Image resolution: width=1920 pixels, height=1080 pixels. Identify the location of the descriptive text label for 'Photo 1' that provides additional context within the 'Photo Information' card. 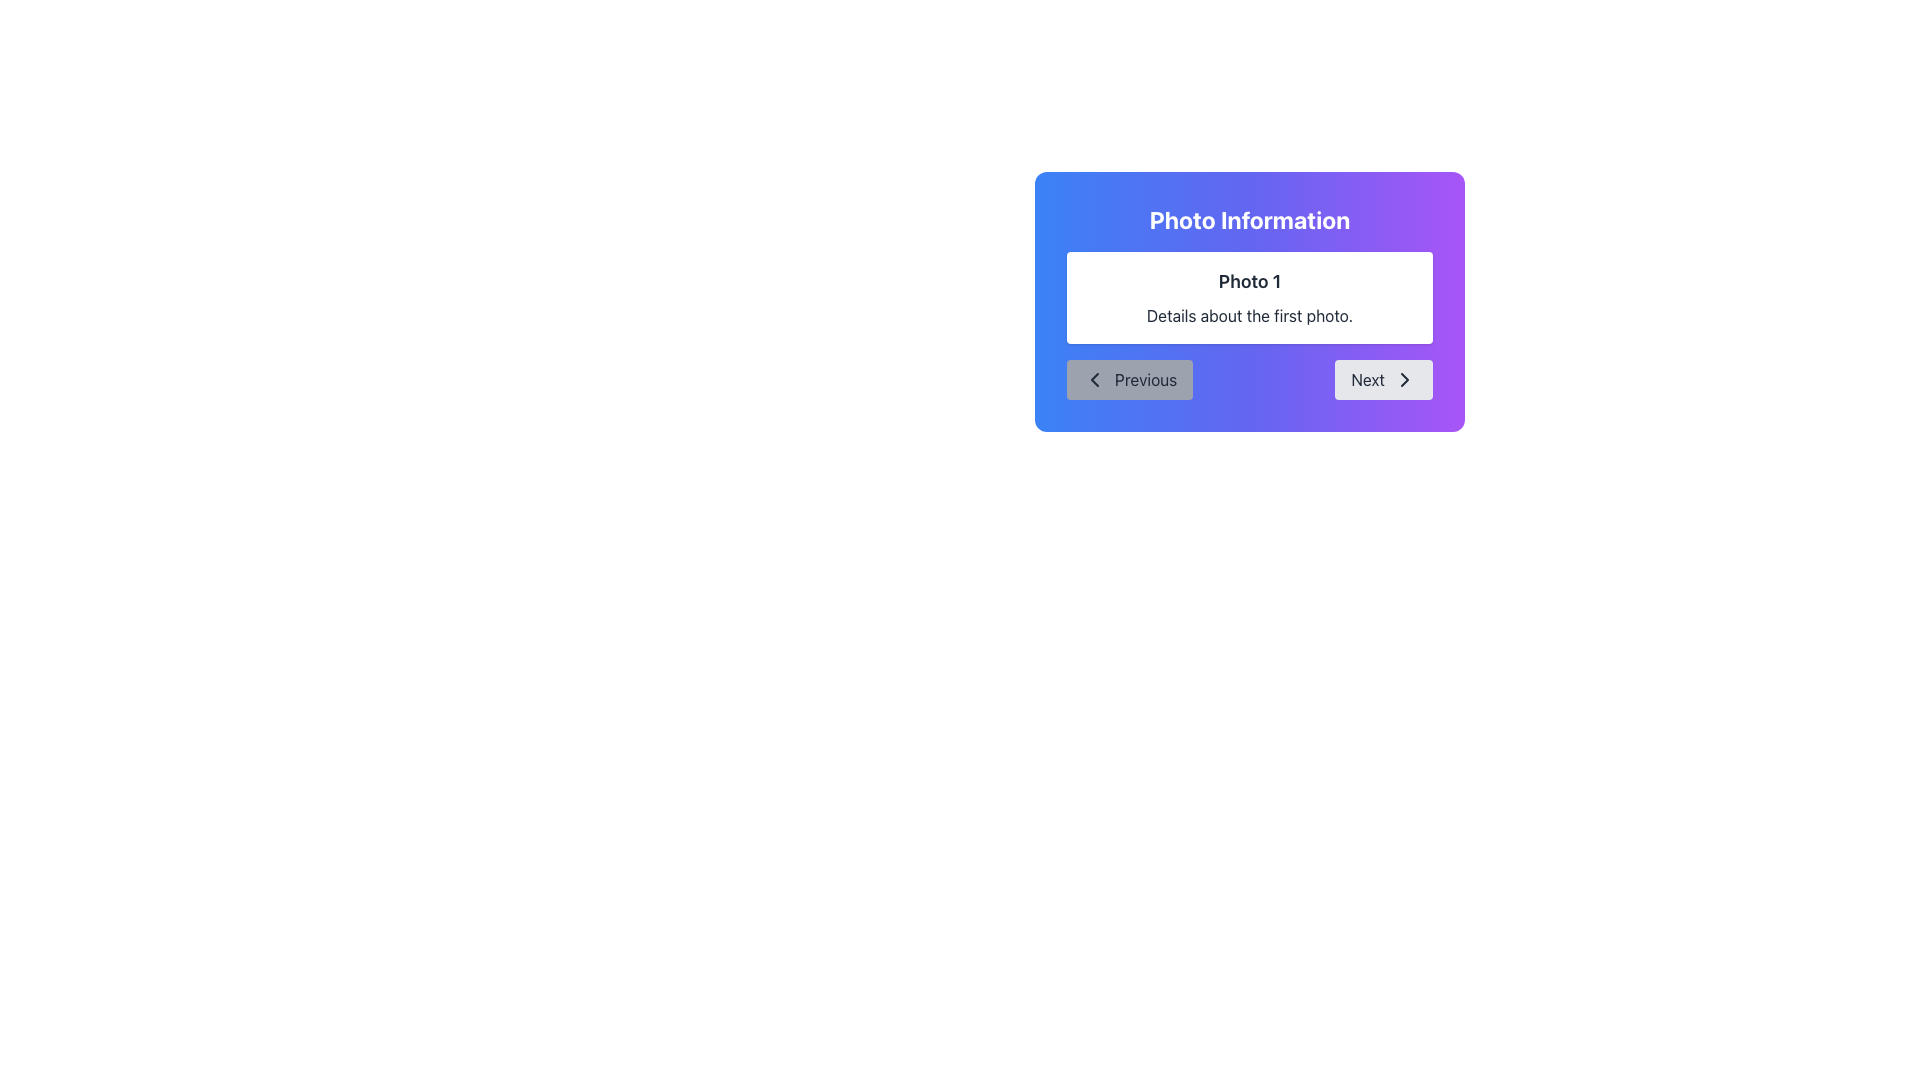
(1248, 315).